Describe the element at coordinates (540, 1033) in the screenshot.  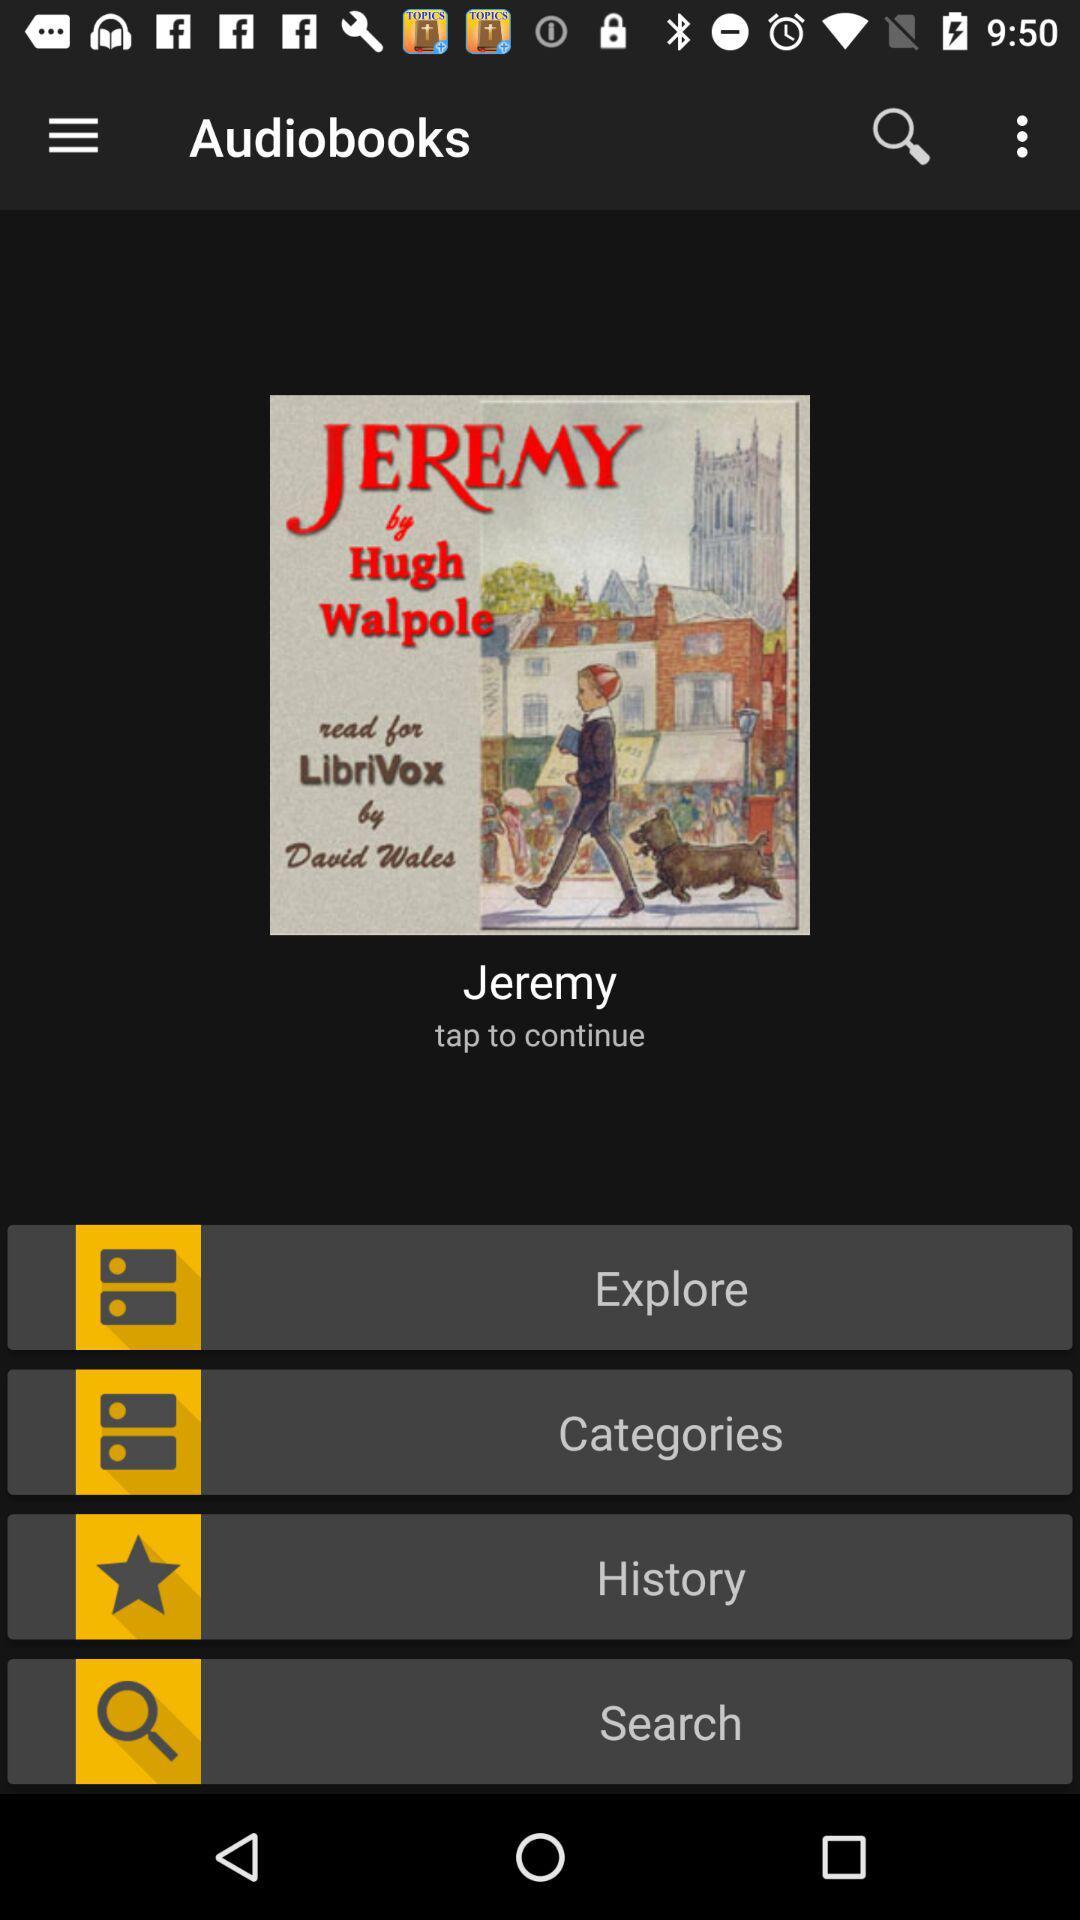
I see `the icon above the explore` at that location.